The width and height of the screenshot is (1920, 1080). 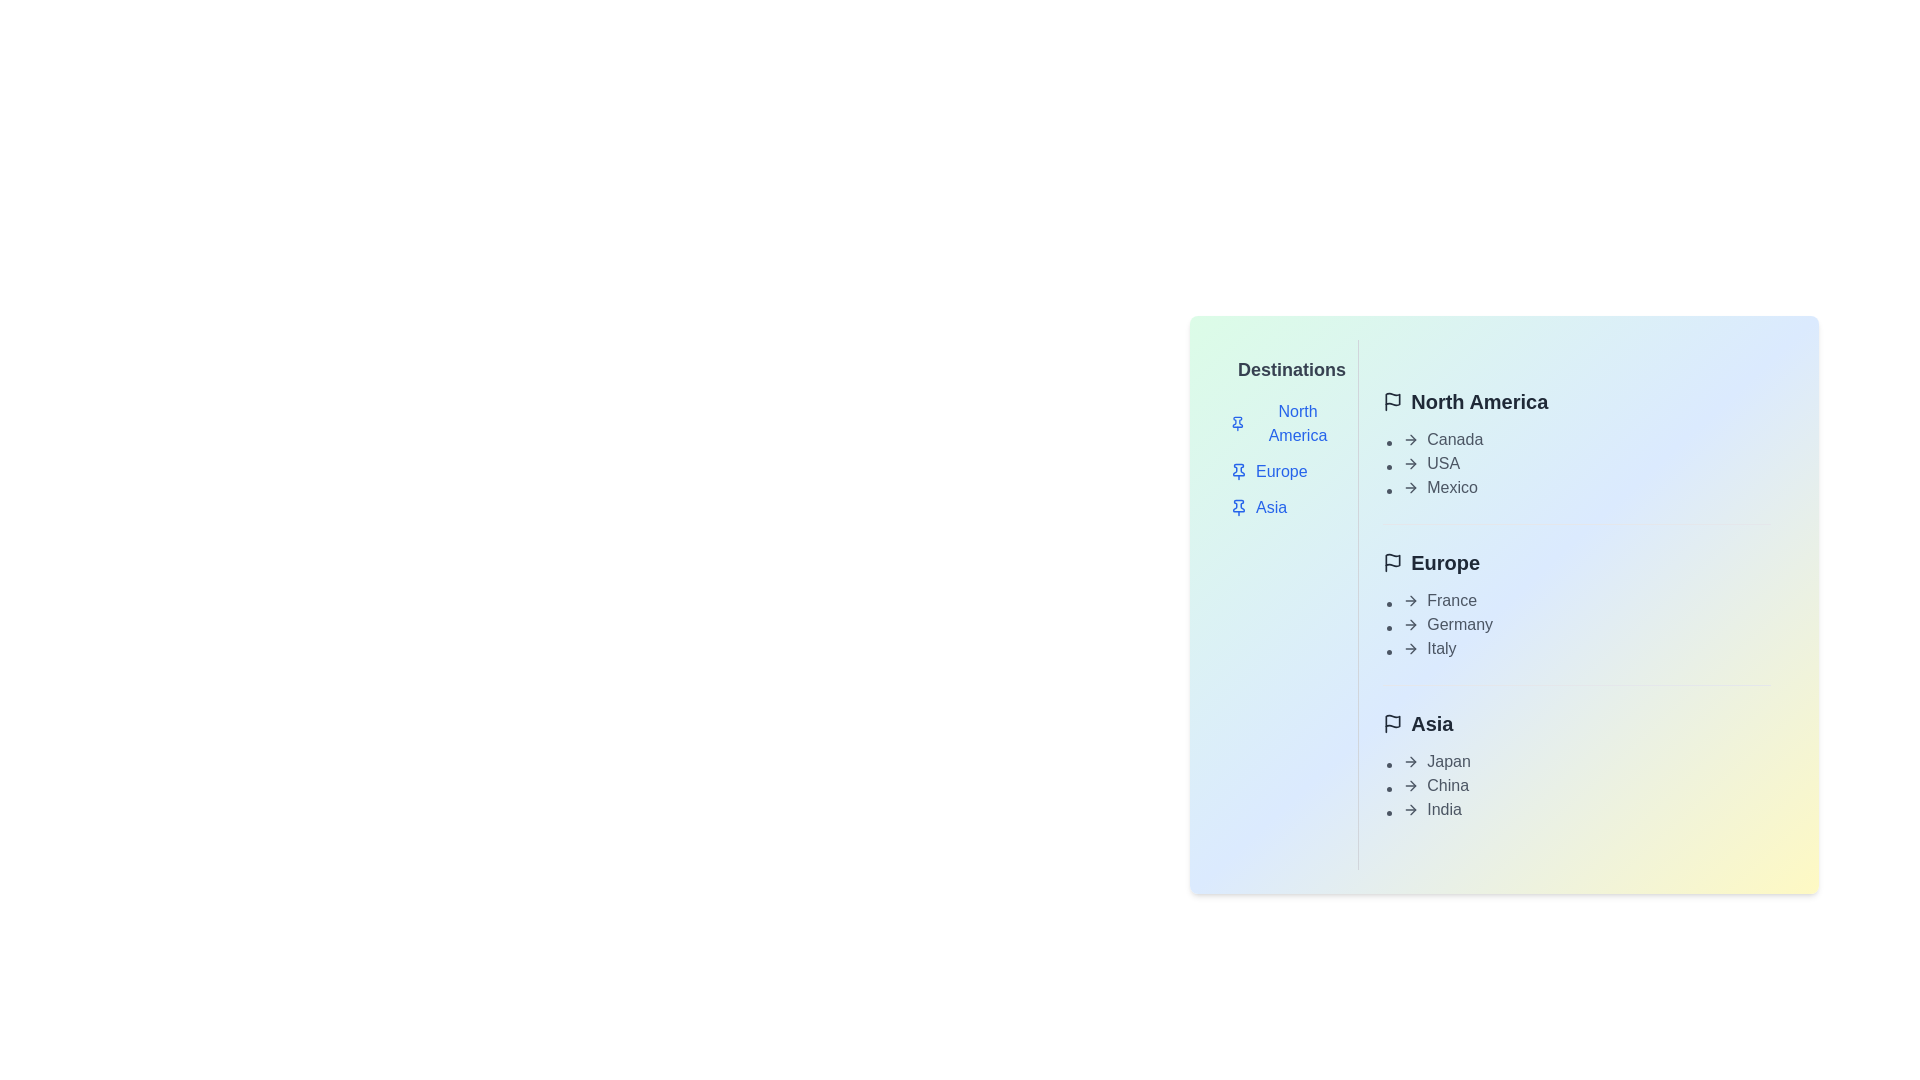 What do you see at coordinates (1392, 399) in the screenshot?
I see `the SVG-based decorative icon representing the 'North America' category in the Destinations panel, which is located to the left of the 'North America' title` at bounding box center [1392, 399].